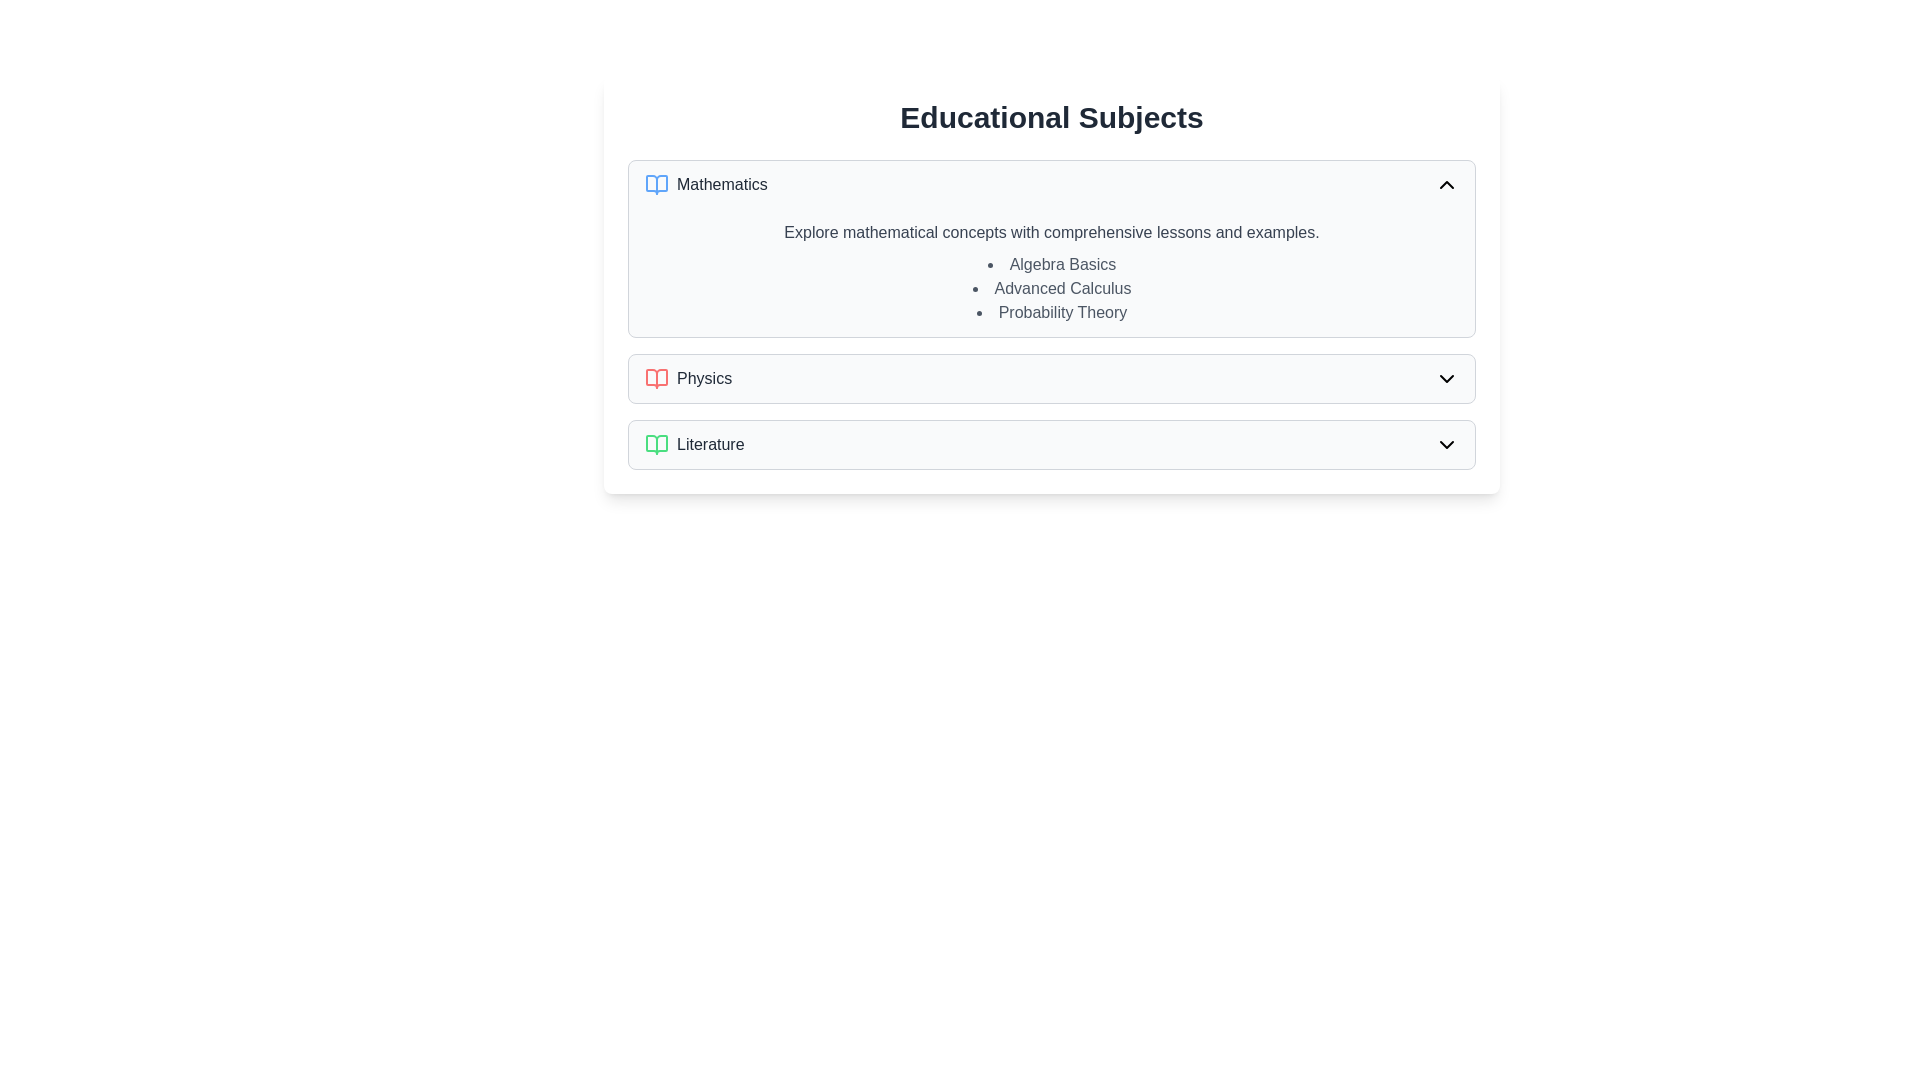 The height and width of the screenshot is (1080, 1920). What do you see at coordinates (1446, 185) in the screenshot?
I see `the Collapse/Expand Indicator (Chevron Icon) located at the far-right edge of the header of the 'Mathematics' section` at bounding box center [1446, 185].